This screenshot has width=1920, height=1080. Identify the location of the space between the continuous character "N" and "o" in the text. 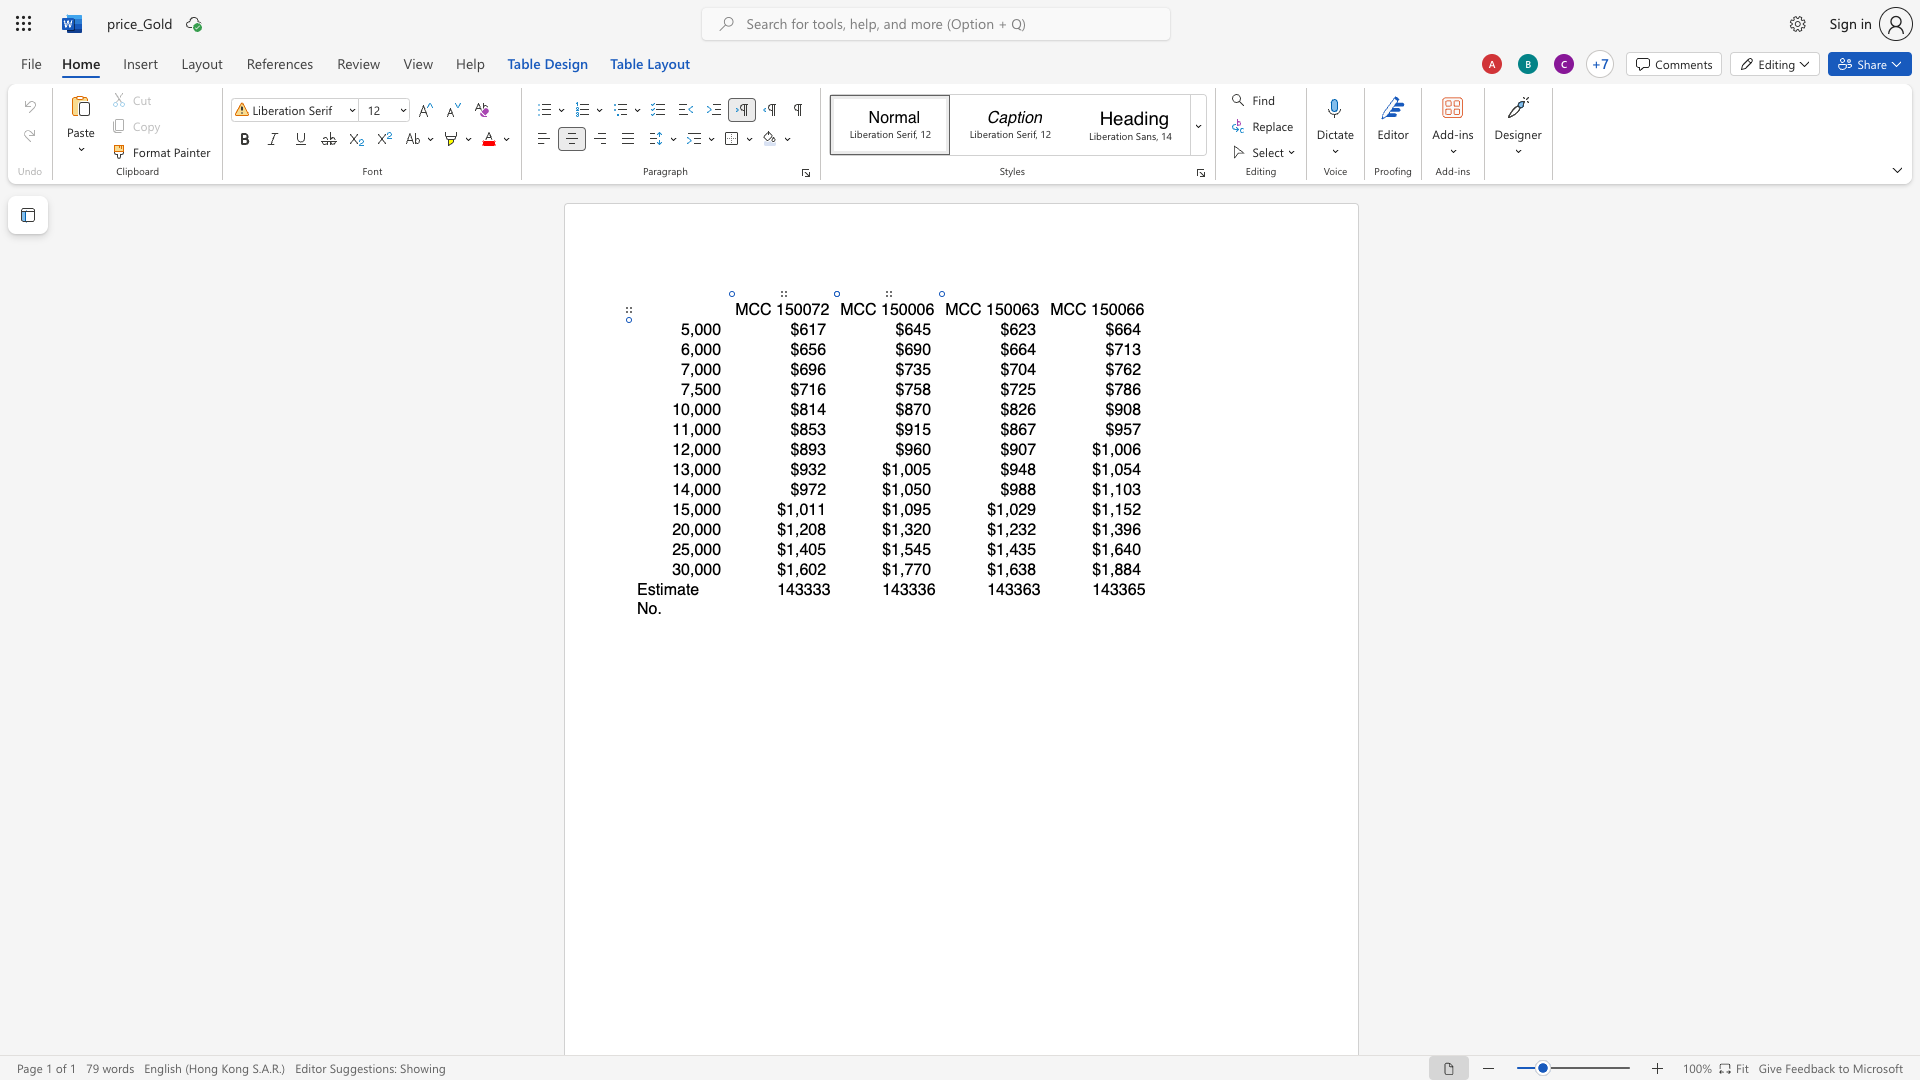
(647, 608).